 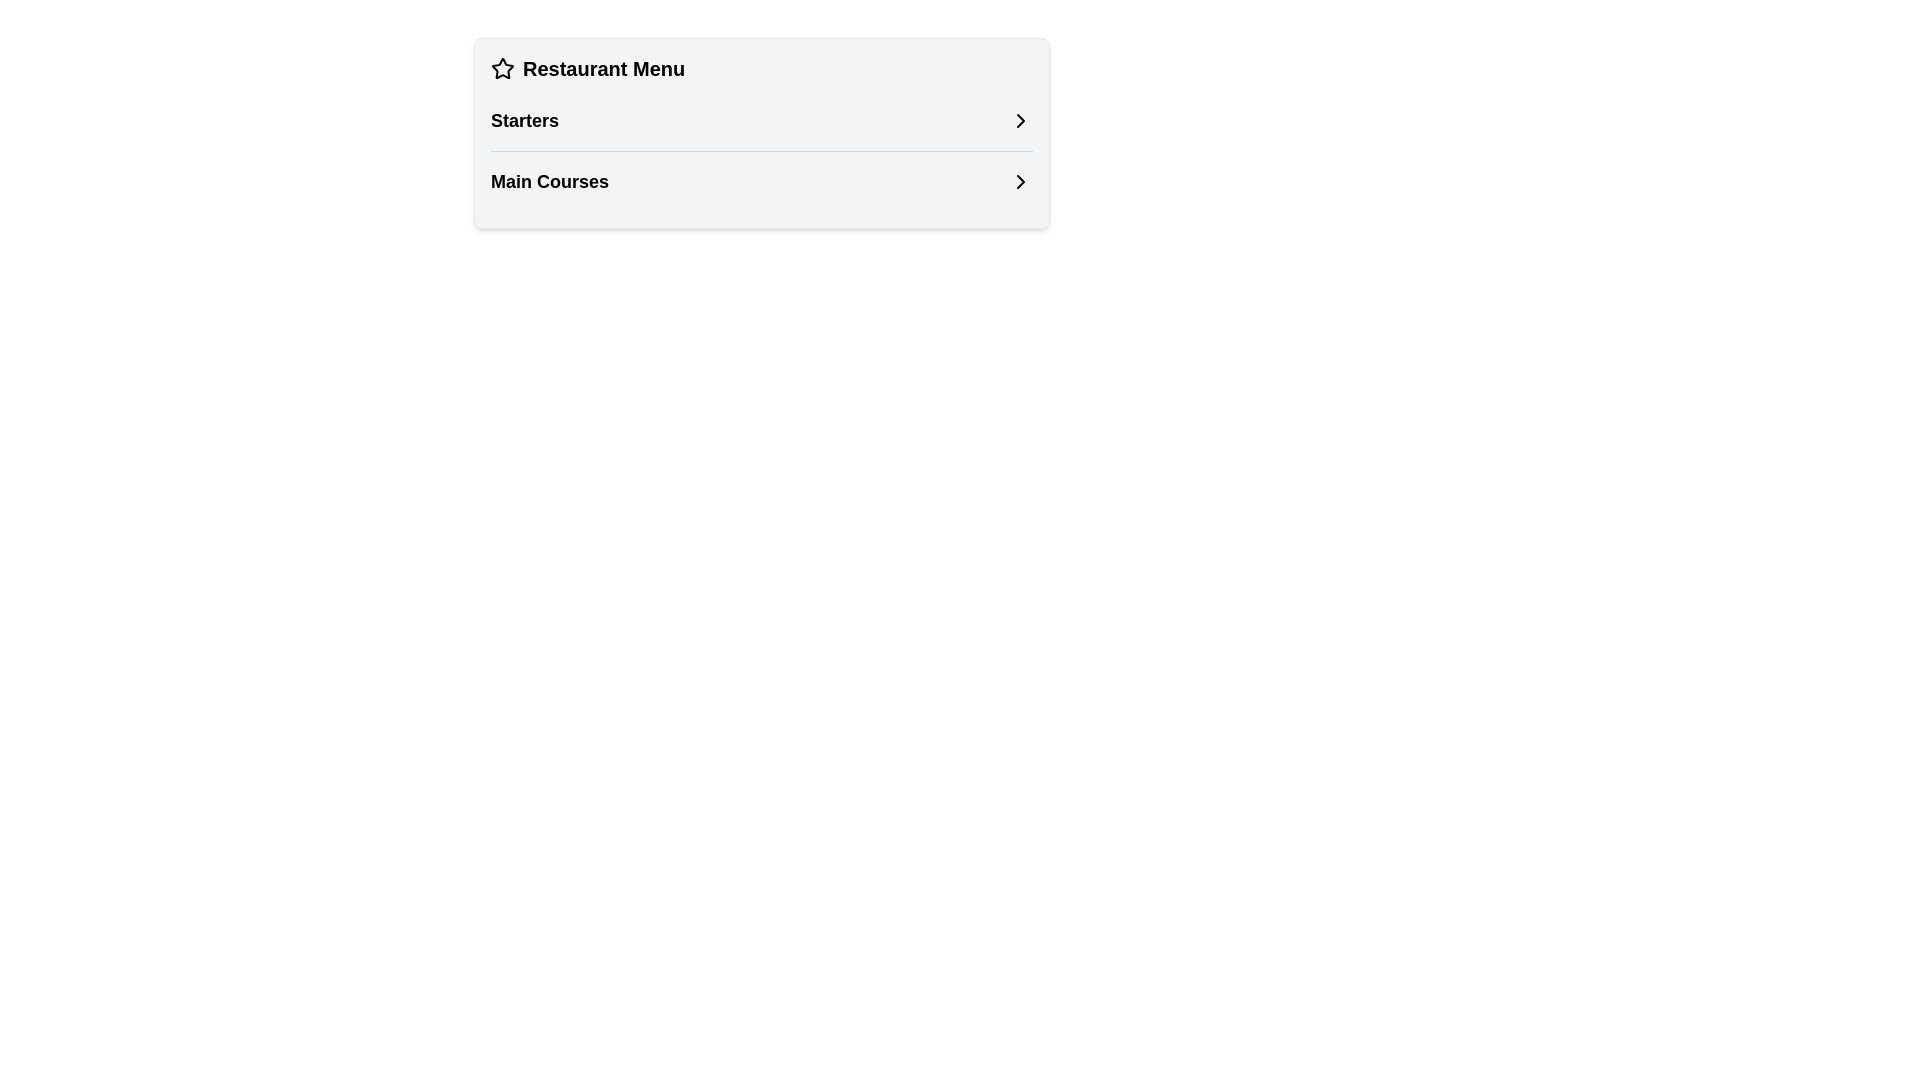 I want to click on the rightward pointing chevron icon (chevron-right) located at the far right of the 'Main Courses' list item to interact with it, so click(x=1021, y=181).